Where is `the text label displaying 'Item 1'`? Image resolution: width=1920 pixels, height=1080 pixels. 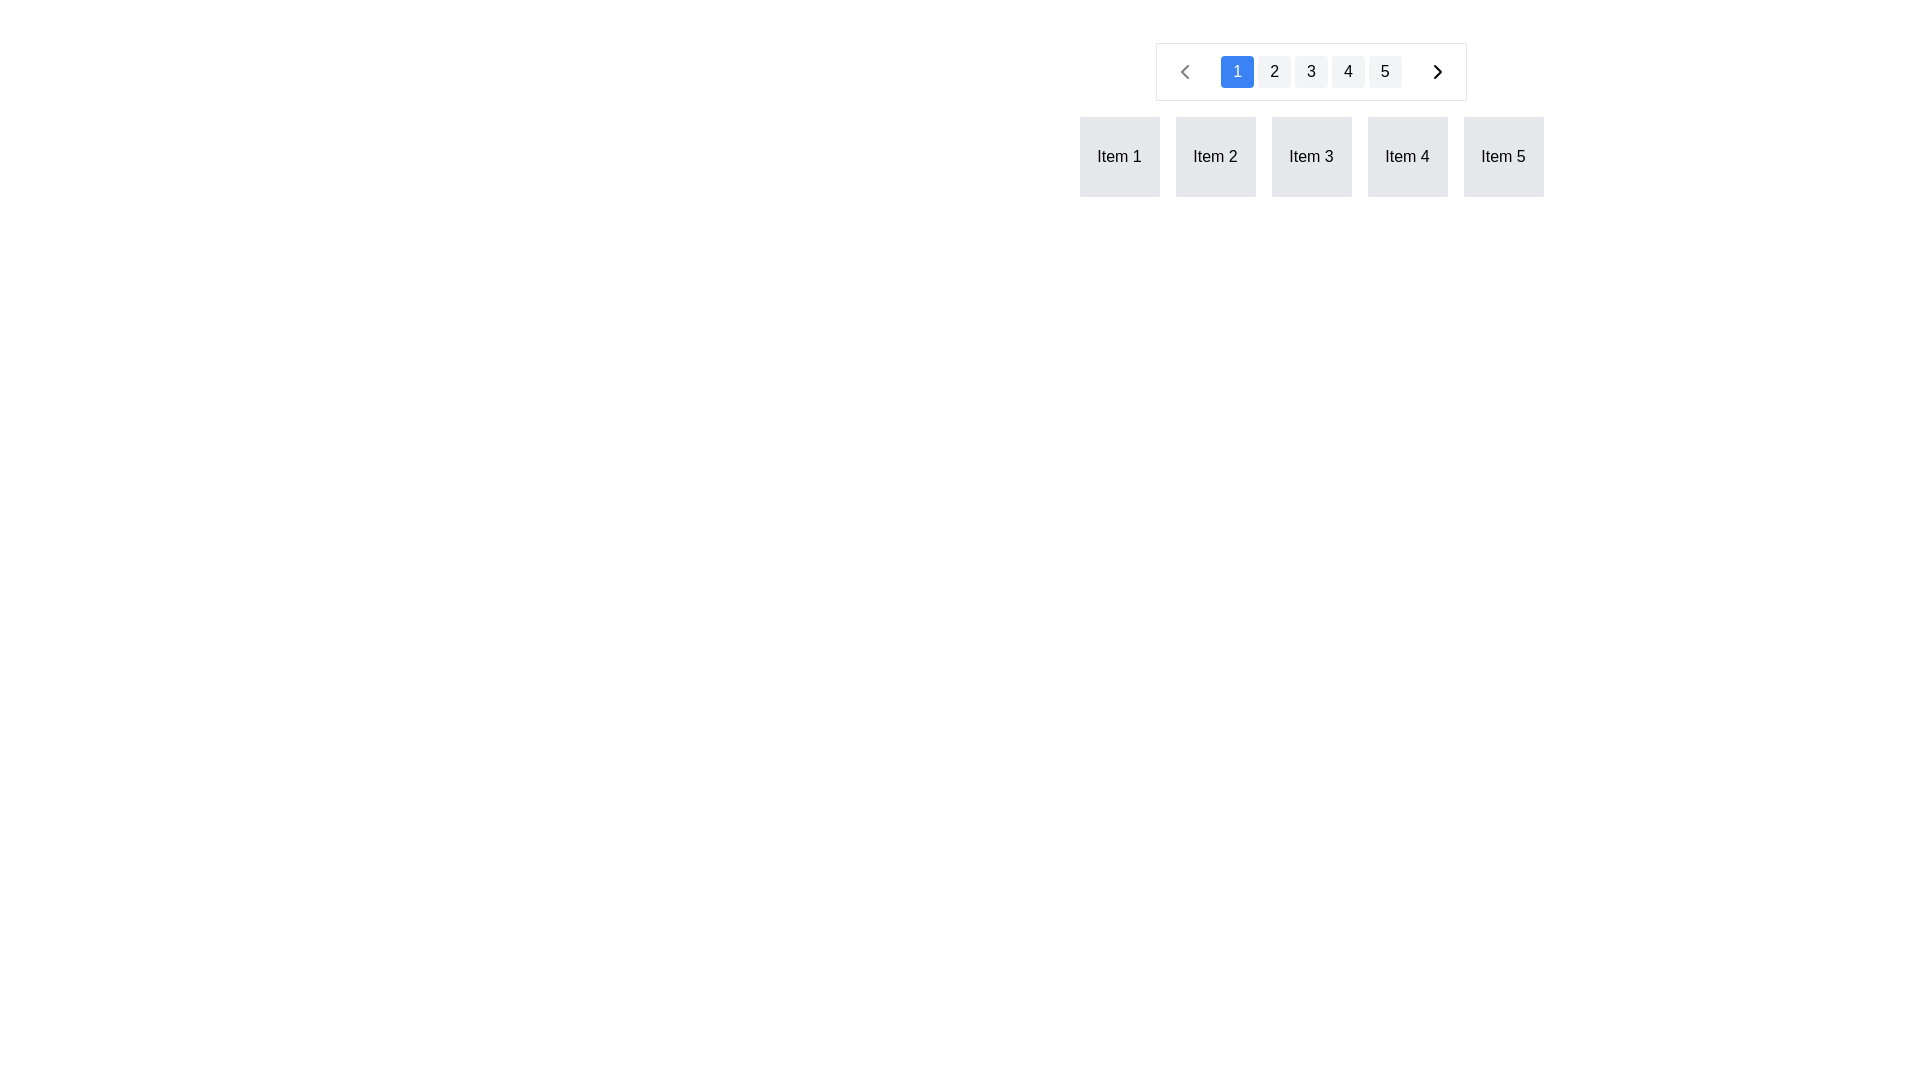
the text label displaying 'Item 1' is located at coordinates (1118, 156).